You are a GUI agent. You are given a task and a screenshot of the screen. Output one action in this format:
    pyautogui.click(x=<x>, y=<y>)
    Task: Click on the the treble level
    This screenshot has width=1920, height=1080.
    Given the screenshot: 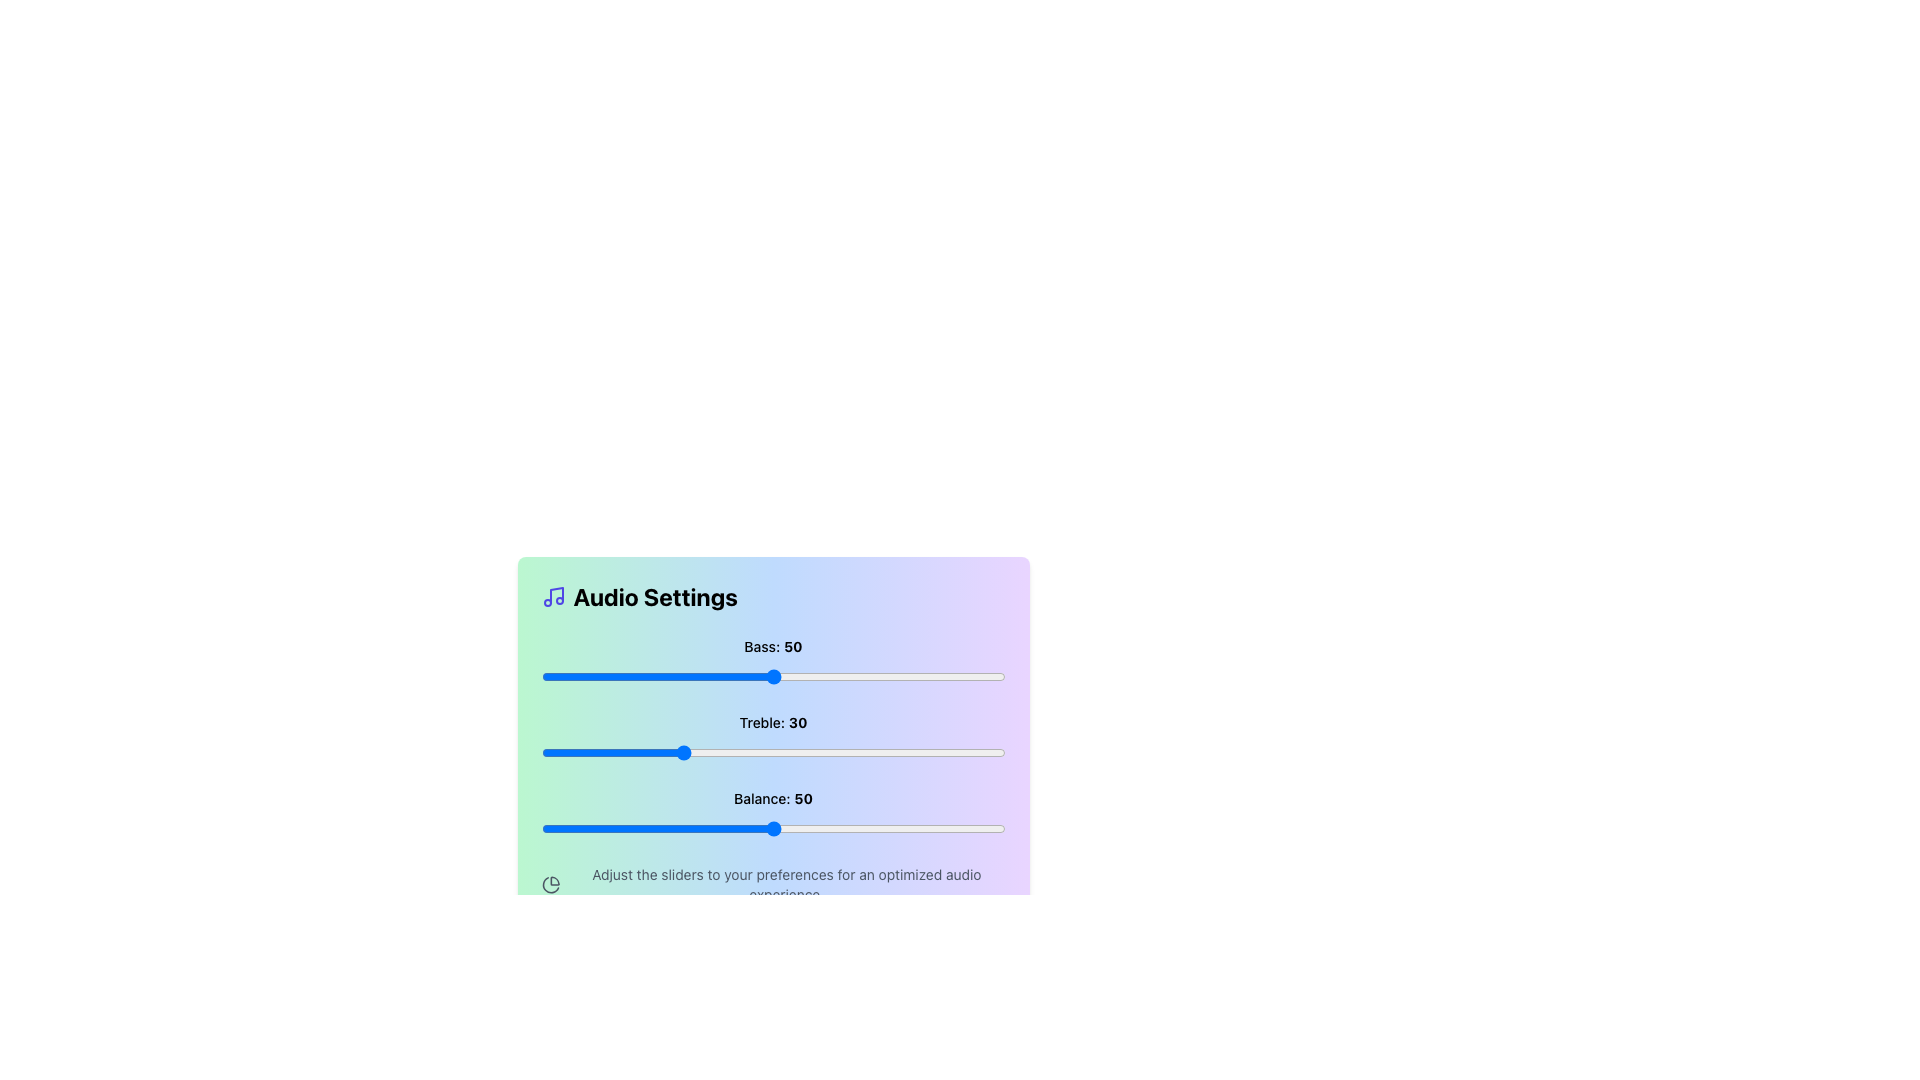 What is the action you would take?
    pyautogui.click(x=911, y=752)
    